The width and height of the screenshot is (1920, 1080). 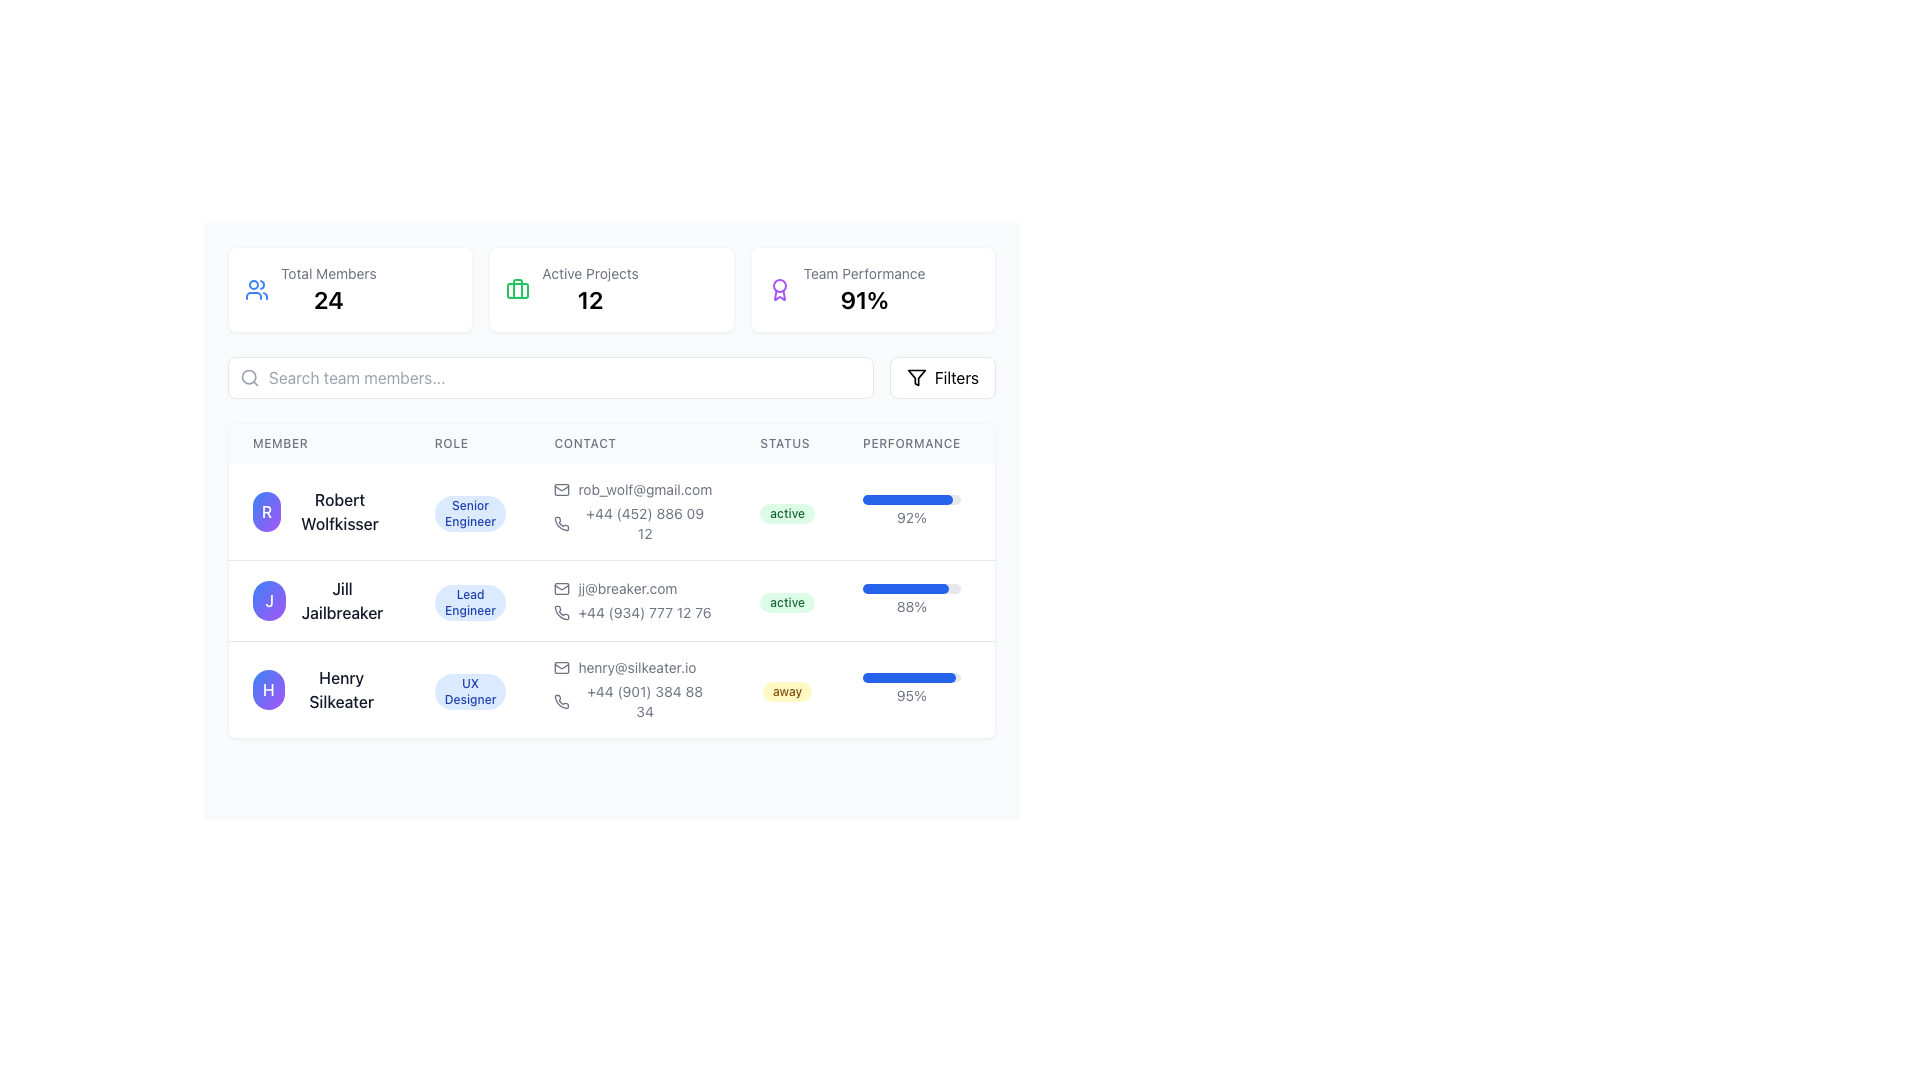 I want to click on percentage value displayed on the Progress Bar with Label for Robert Wolfkisser in the Performance column of the table, which shows 92%, so click(x=911, y=511).